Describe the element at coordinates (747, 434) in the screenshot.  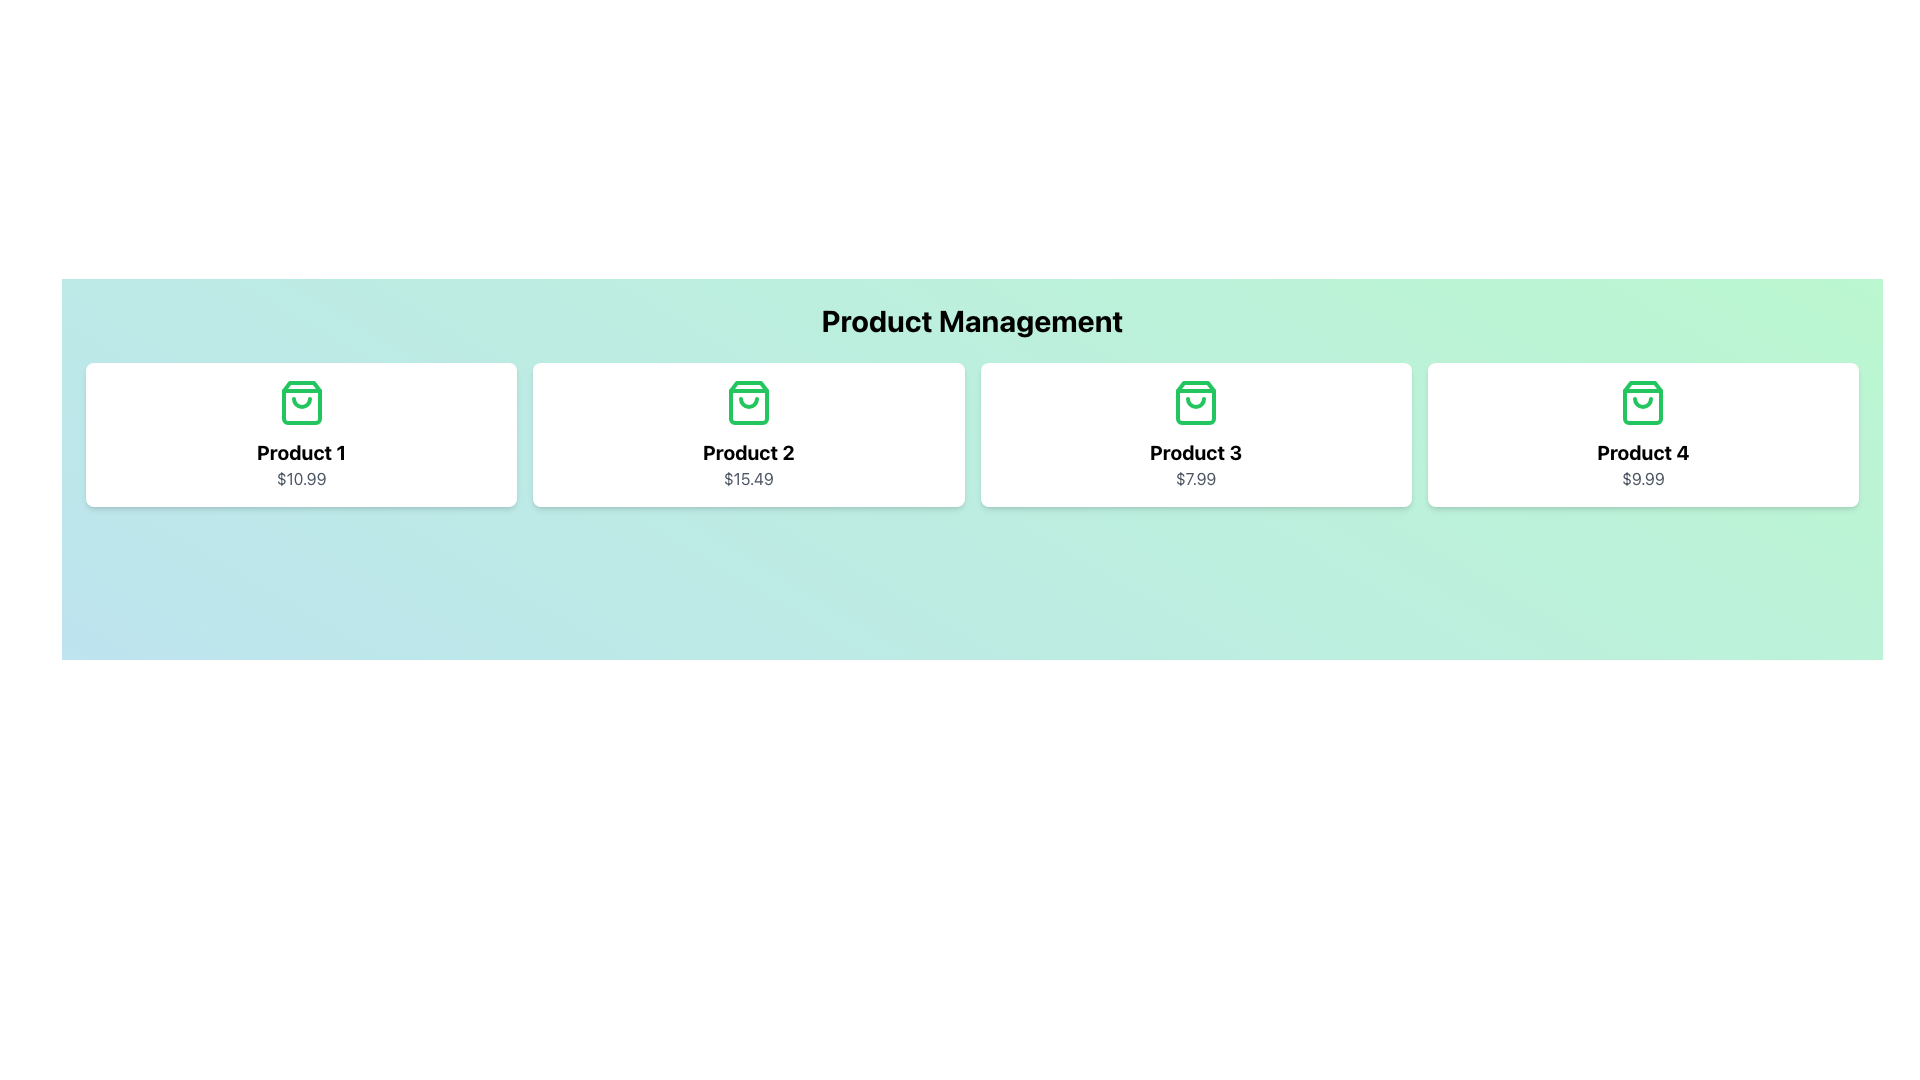
I see `the product item card displaying basic product information, which is the second card in a grid, located between 'Product 1 - $10.99' and 'Product 3 - $7.99'` at that location.